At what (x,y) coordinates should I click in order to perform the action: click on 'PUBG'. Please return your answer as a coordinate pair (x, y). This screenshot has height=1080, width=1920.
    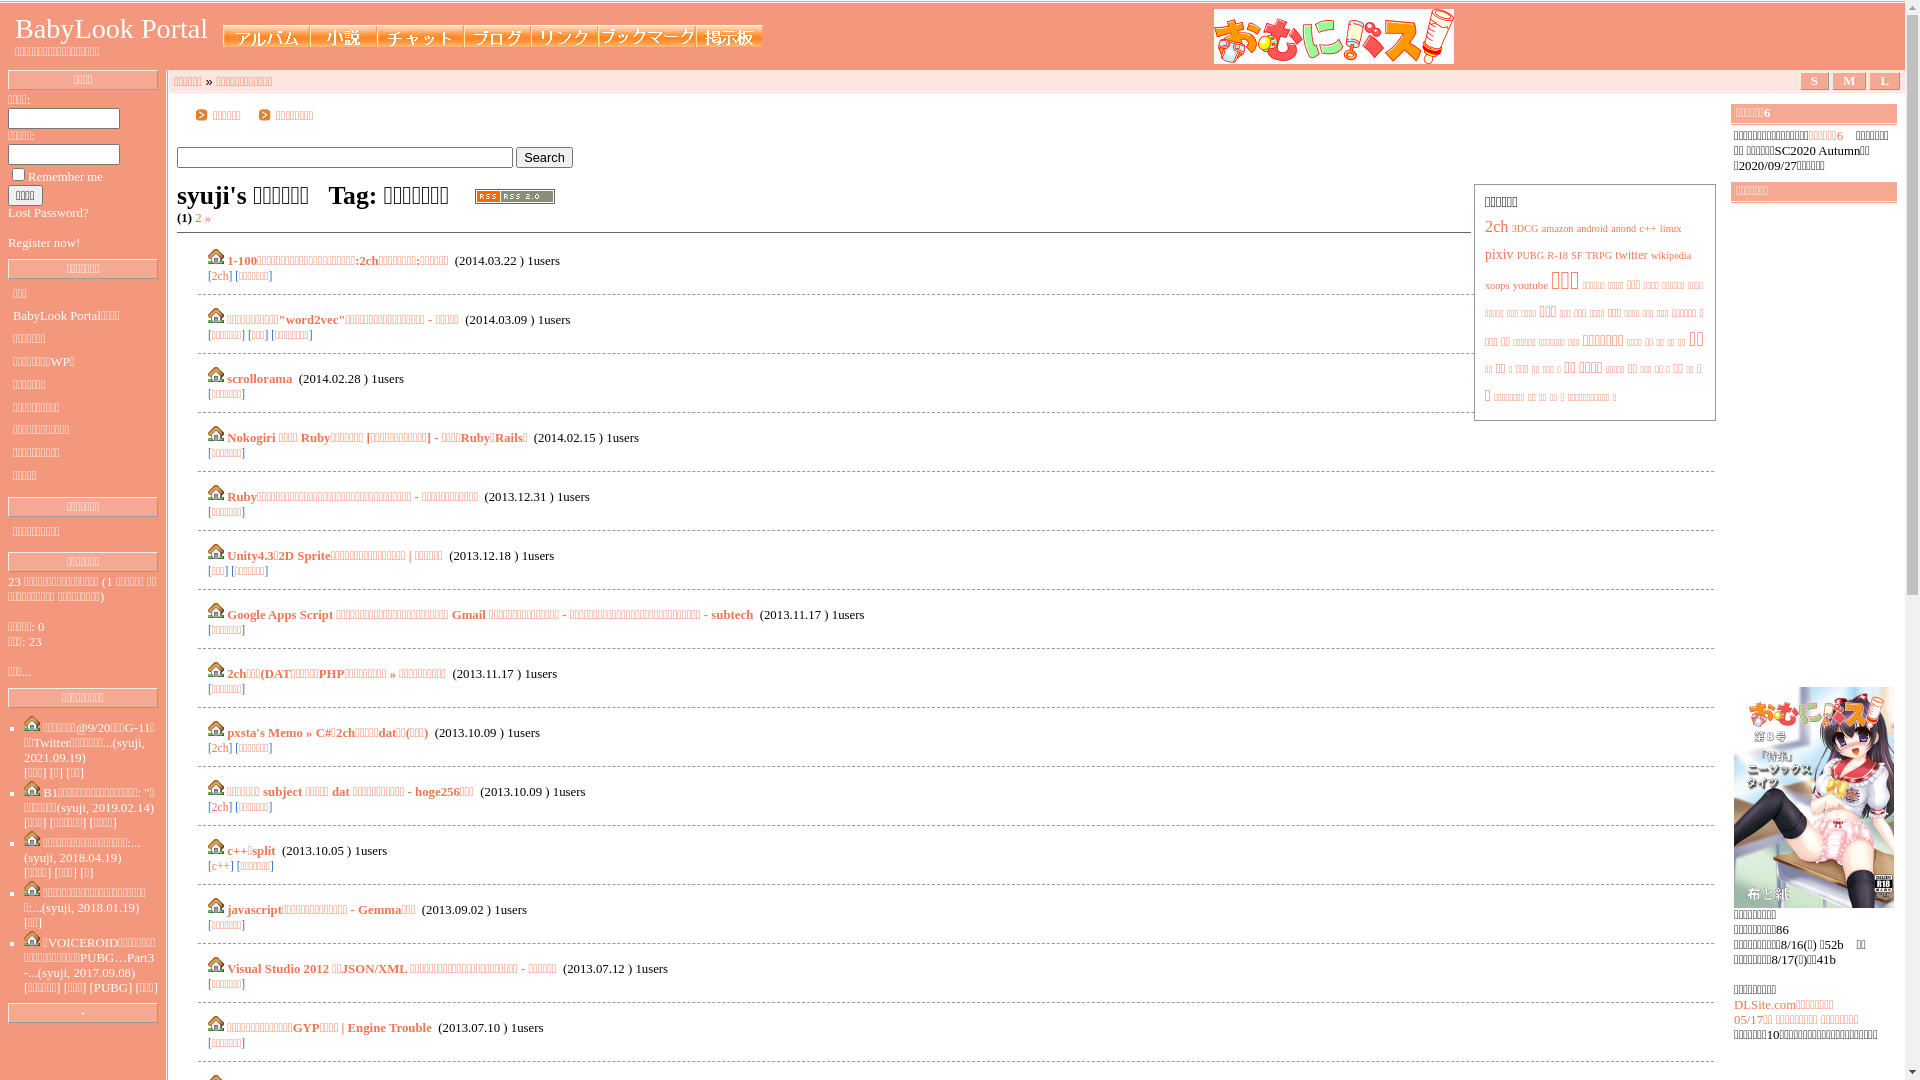
    Looking at the image, I should click on (1516, 254).